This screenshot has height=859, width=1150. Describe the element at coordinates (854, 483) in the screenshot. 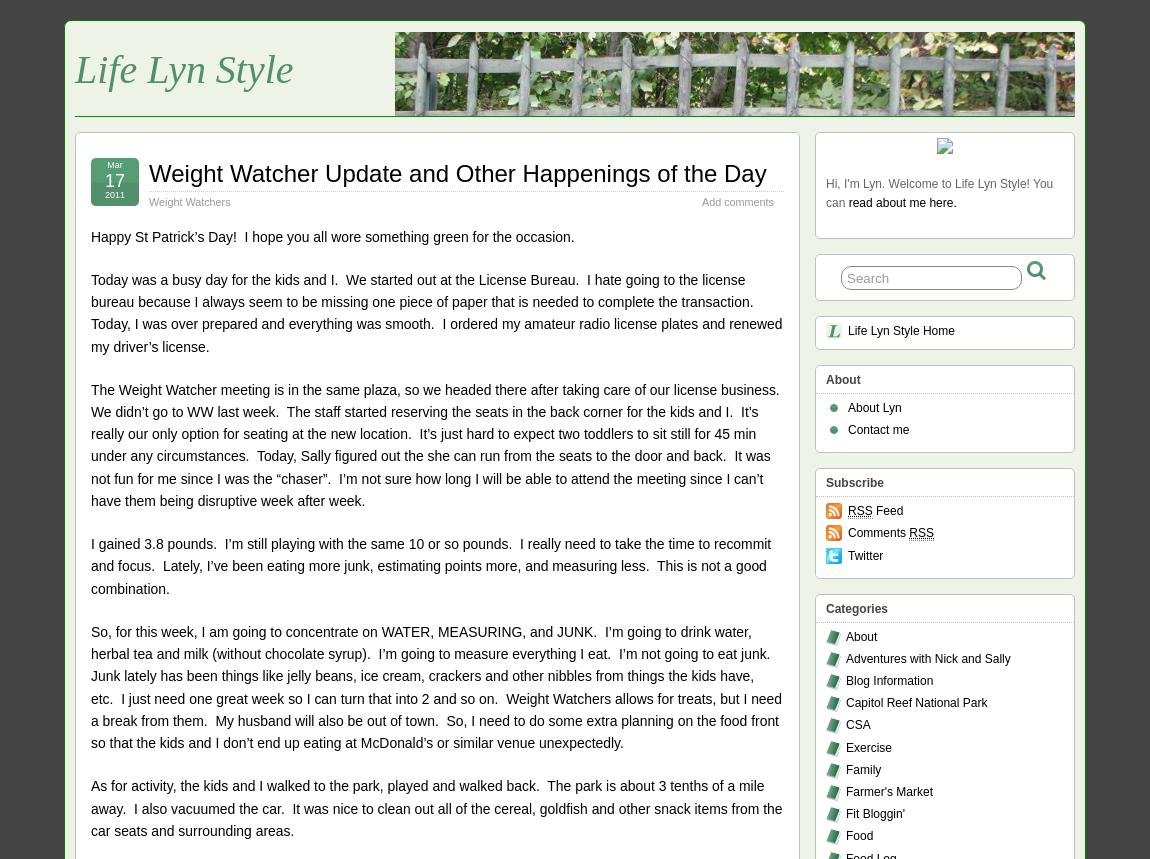

I see `'Subscribe'` at that location.